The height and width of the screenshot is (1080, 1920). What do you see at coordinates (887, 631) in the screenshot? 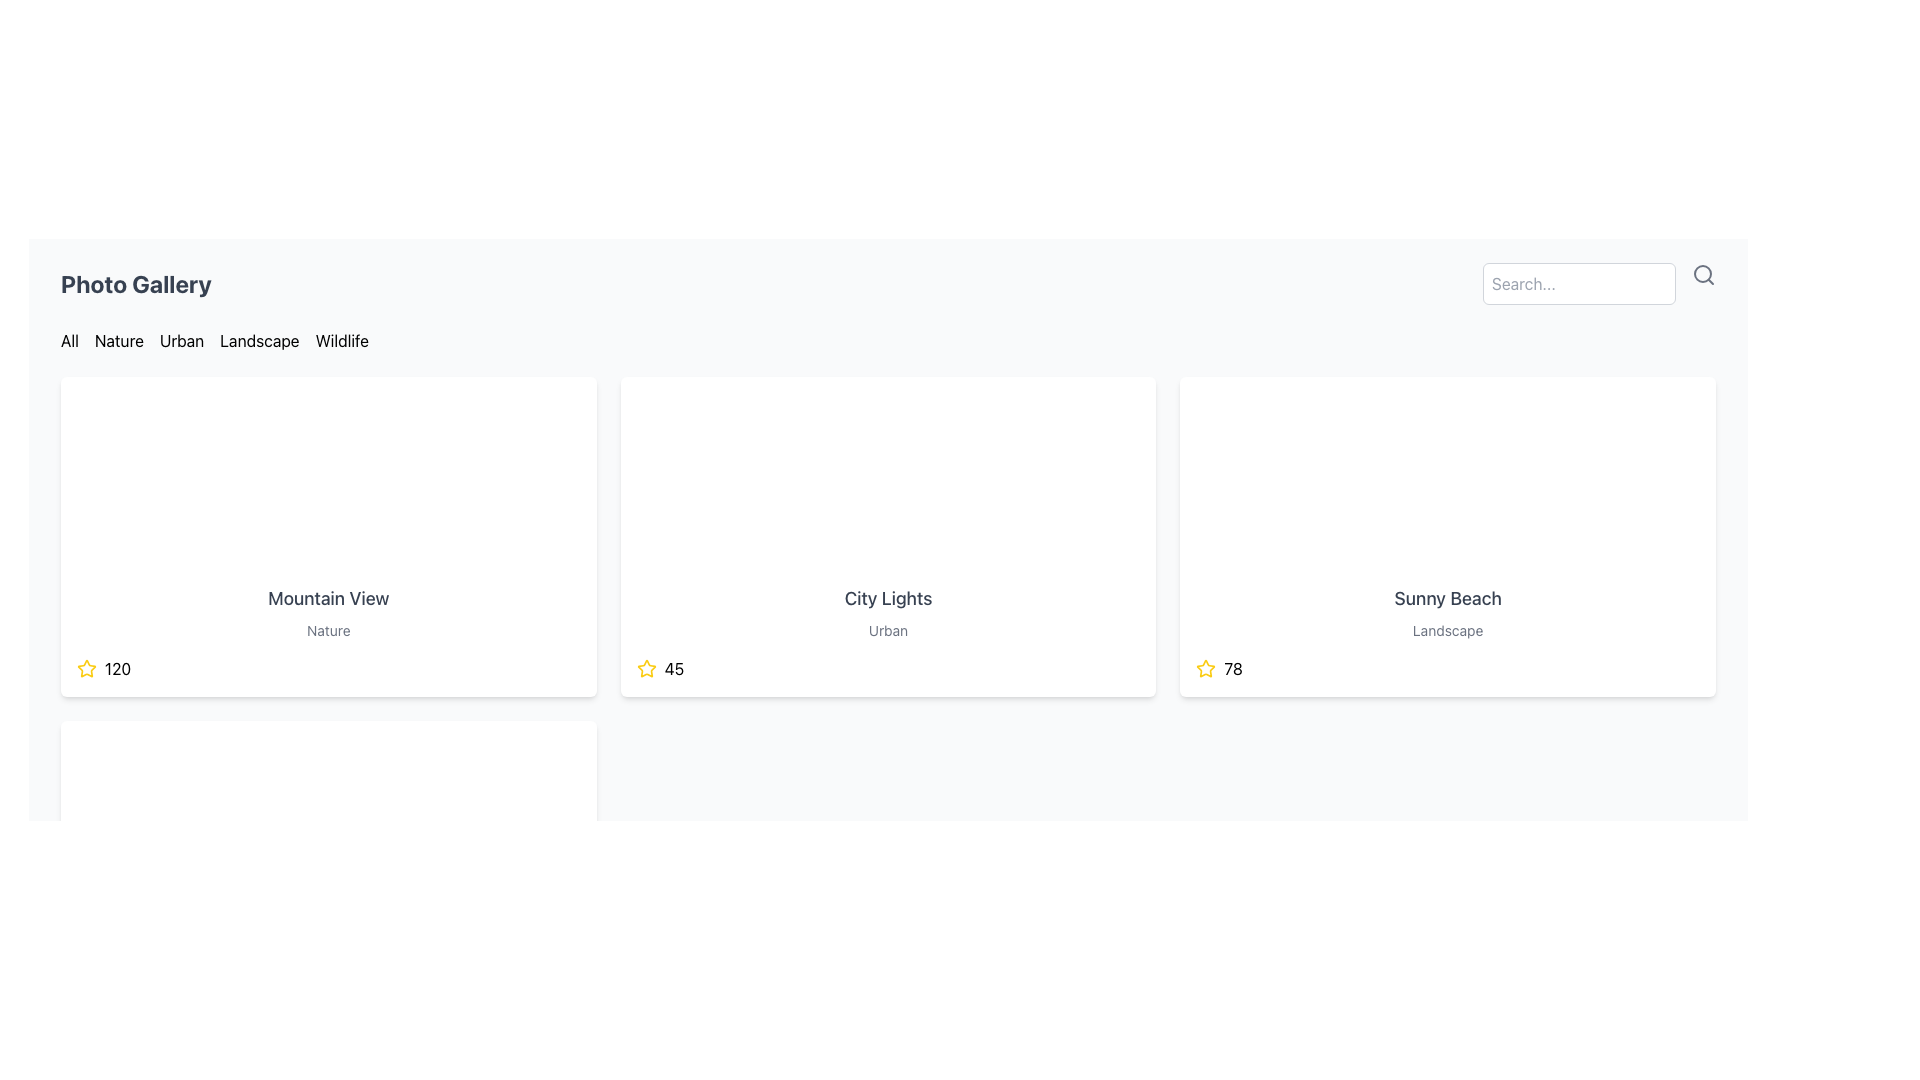
I see `the static text label that categorizes the content in the card, which is positioned below 'City Lights' and above the number '45'` at bounding box center [887, 631].